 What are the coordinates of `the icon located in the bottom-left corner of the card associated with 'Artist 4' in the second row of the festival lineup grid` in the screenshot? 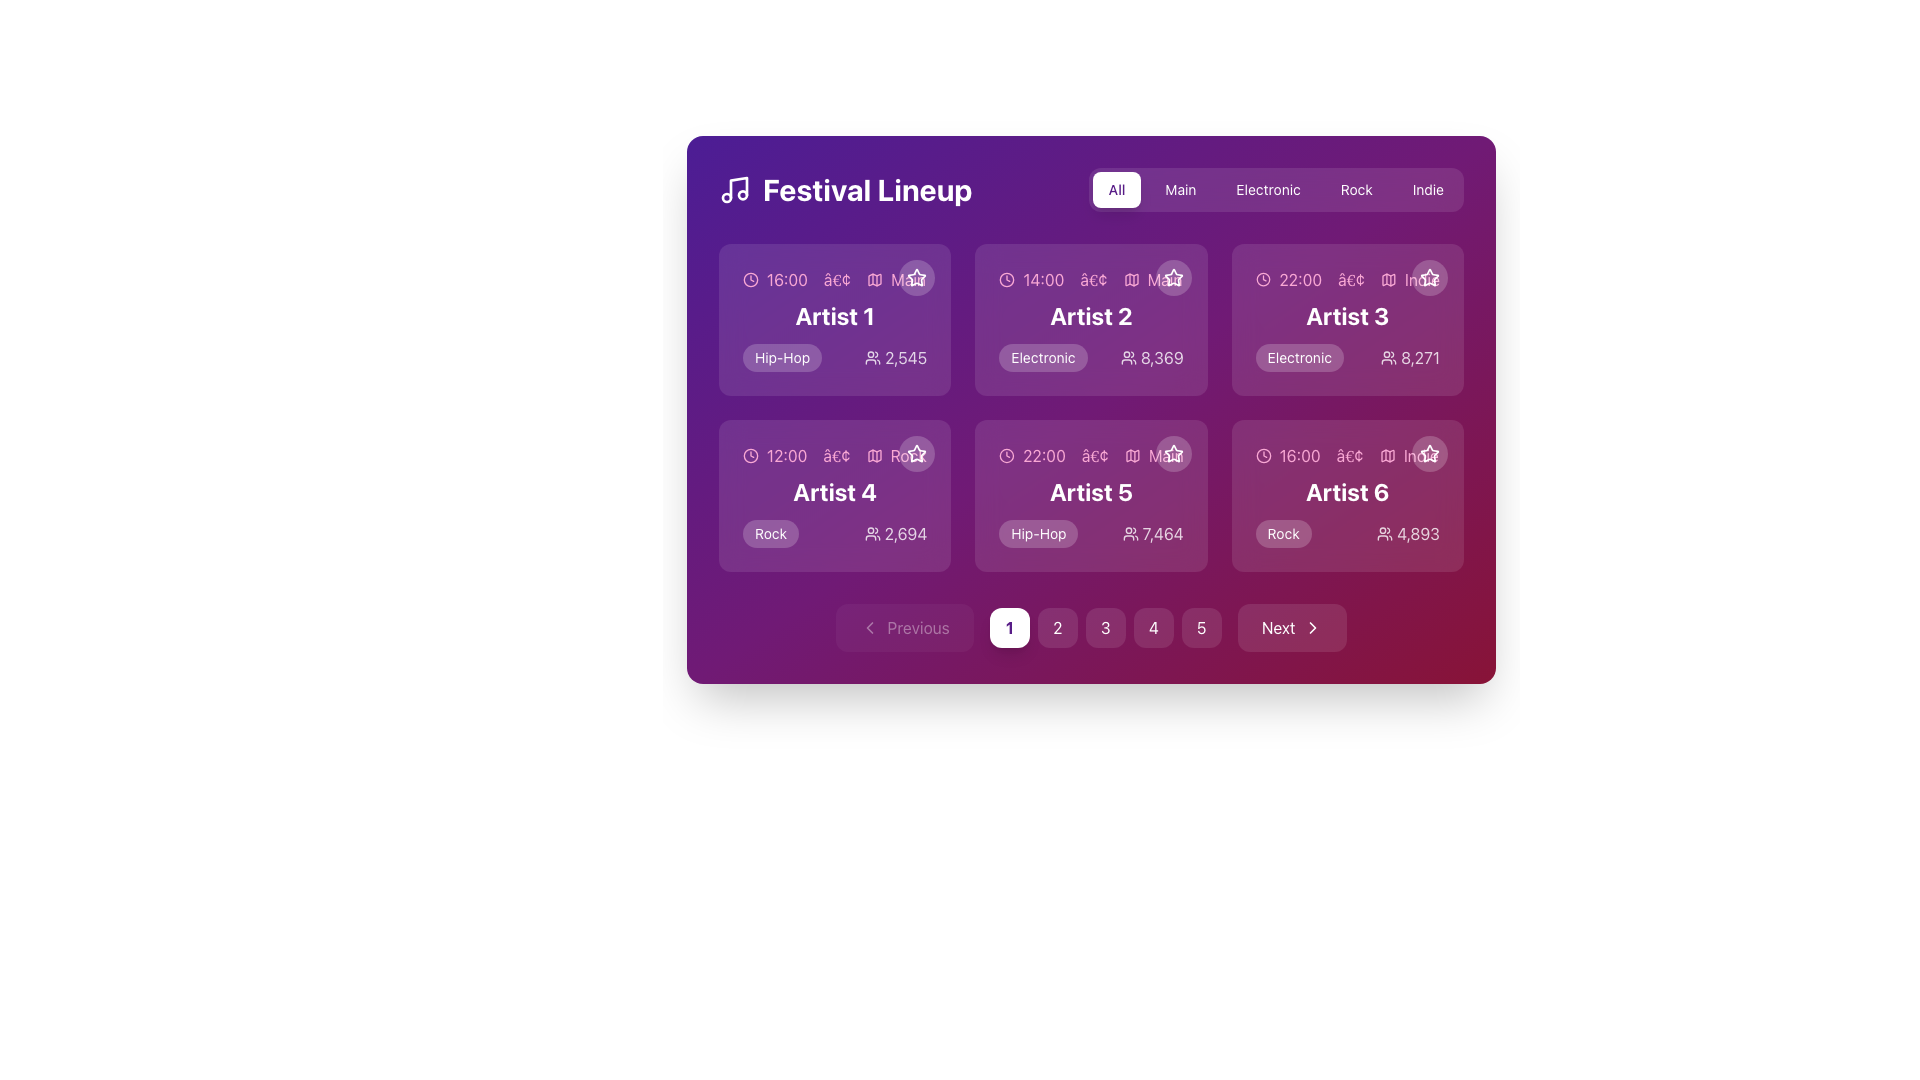 It's located at (874, 455).